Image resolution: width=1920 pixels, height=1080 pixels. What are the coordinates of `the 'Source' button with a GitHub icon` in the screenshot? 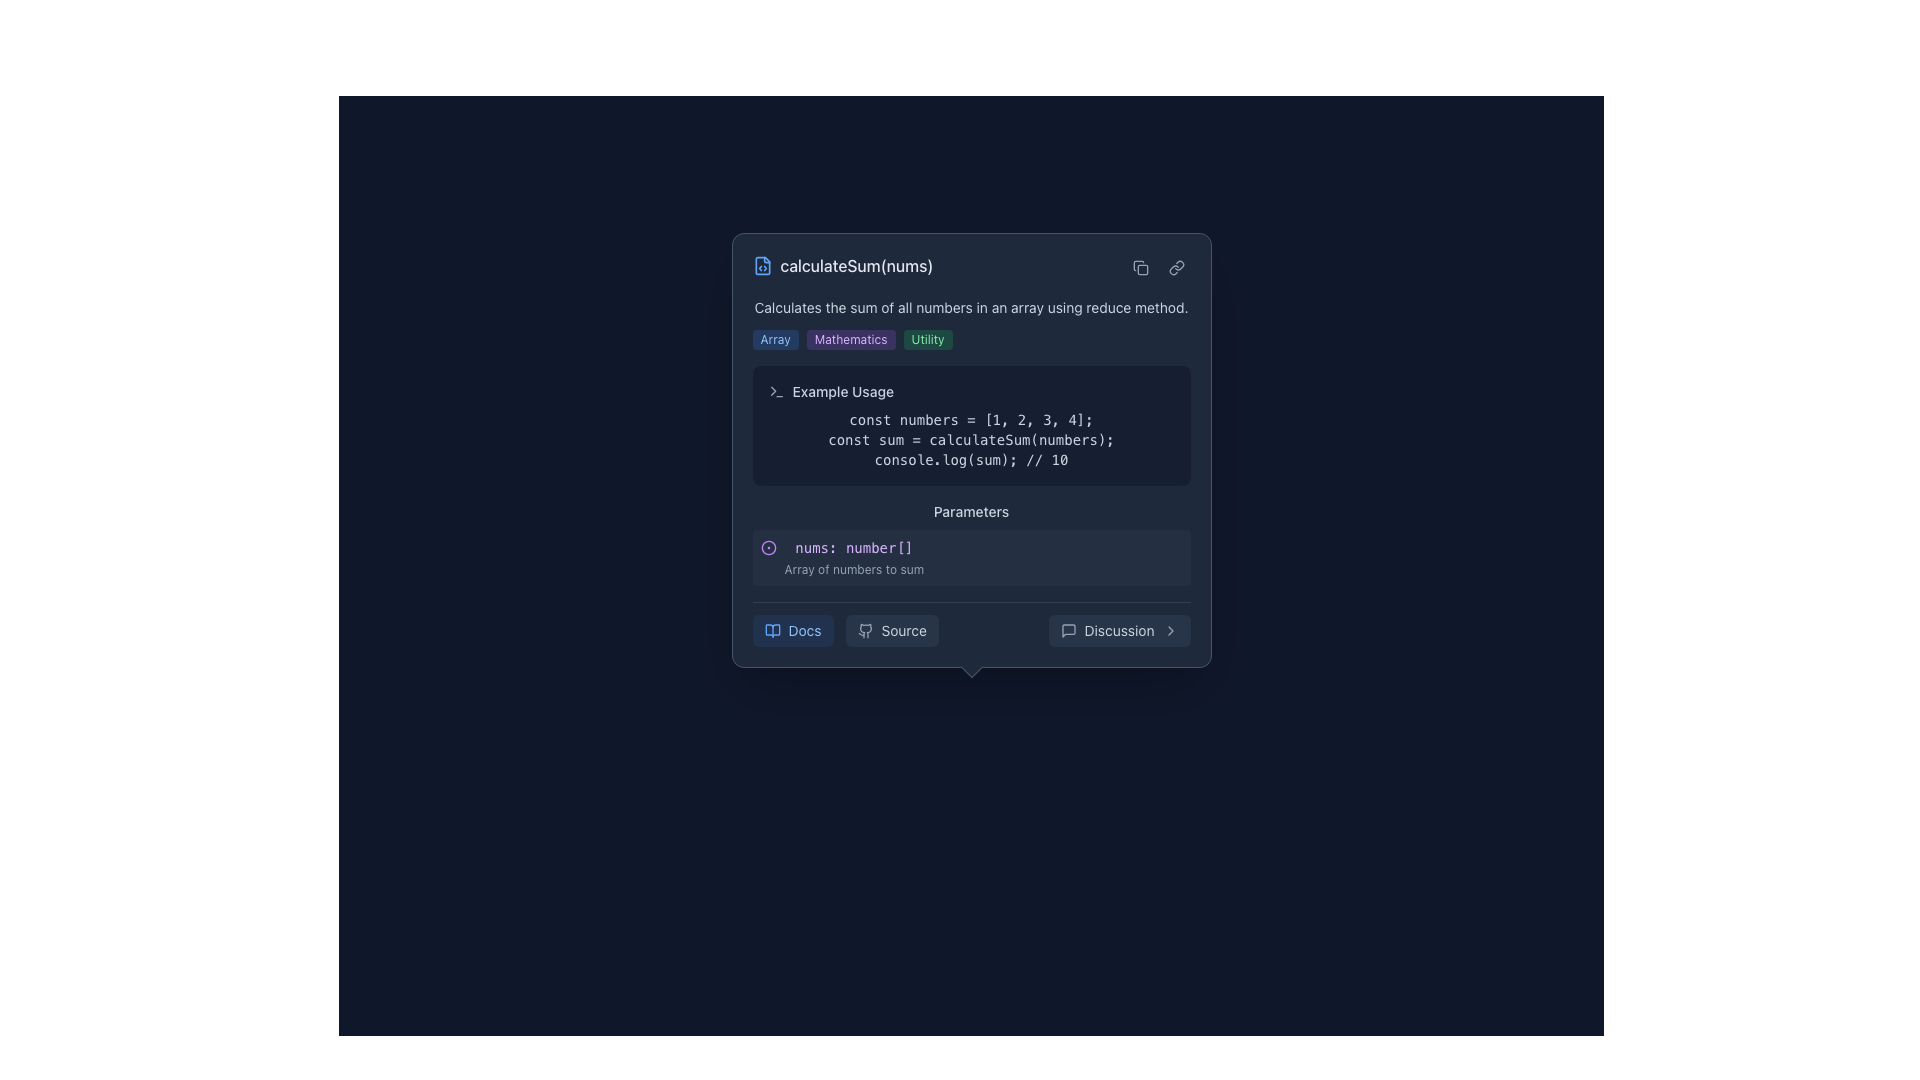 It's located at (891, 631).